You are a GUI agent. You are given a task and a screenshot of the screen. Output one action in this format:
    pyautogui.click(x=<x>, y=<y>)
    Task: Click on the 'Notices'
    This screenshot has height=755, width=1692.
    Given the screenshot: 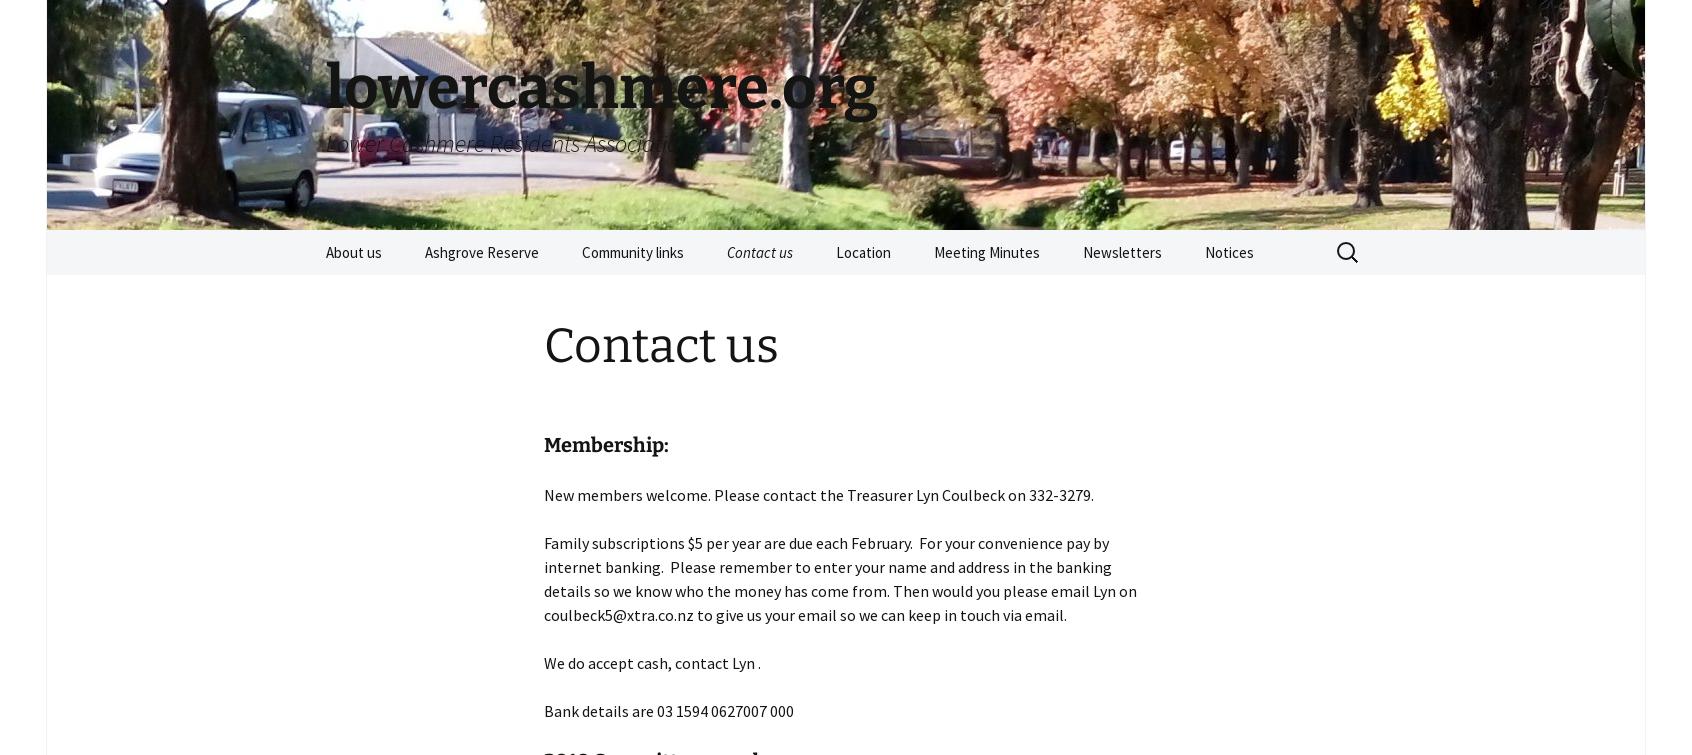 What is the action you would take?
    pyautogui.click(x=1229, y=252)
    